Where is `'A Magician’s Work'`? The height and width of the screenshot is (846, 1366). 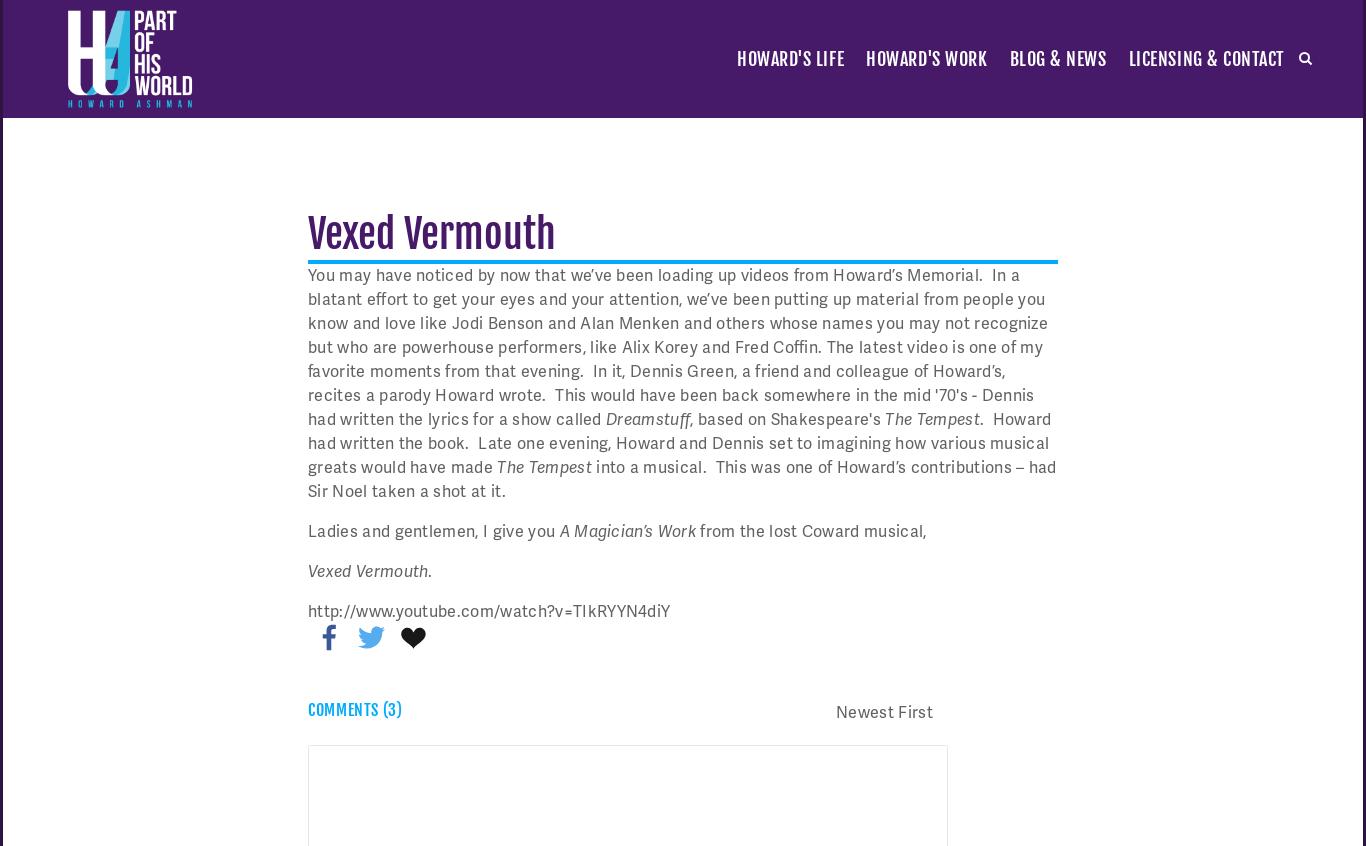
'A Magician’s Work' is located at coordinates (626, 530).